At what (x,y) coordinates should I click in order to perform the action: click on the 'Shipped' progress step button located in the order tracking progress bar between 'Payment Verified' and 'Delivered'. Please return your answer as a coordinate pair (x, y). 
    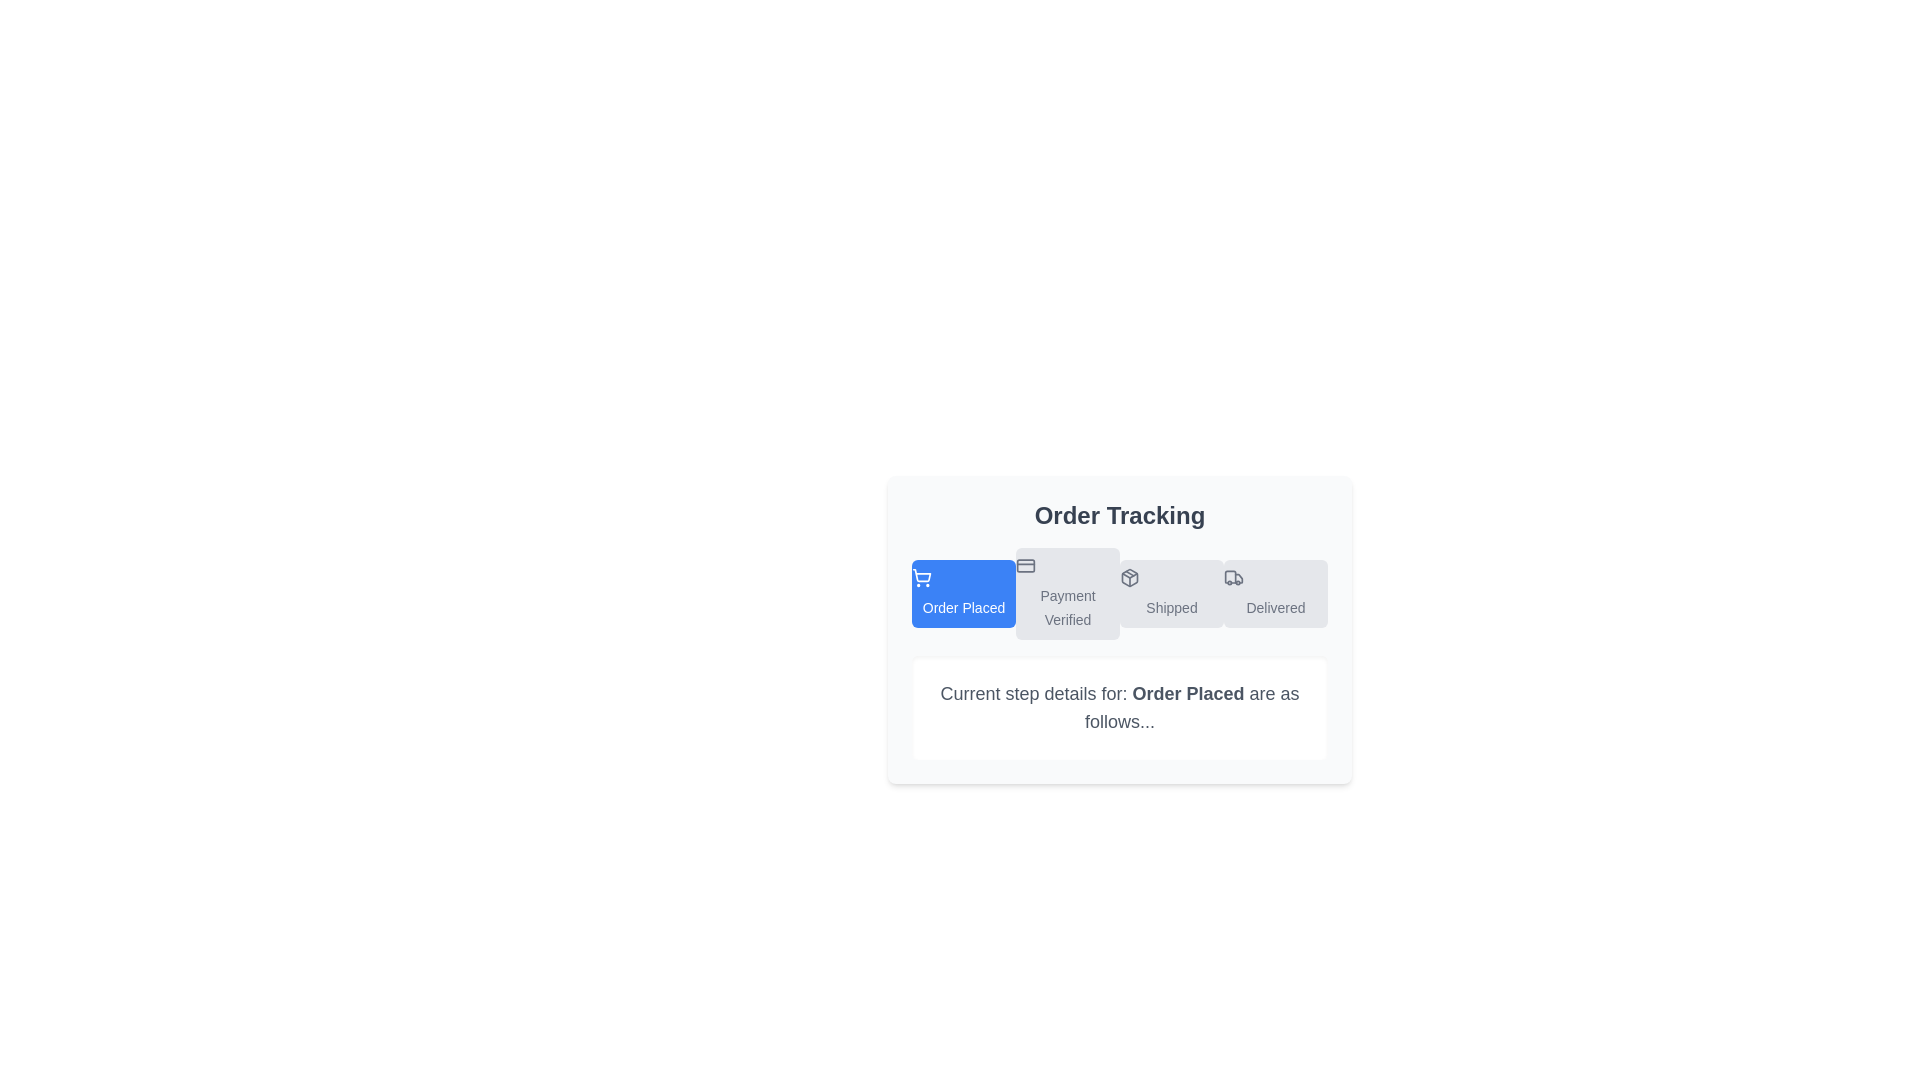
    Looking at the image, I should click on (1171, 593).